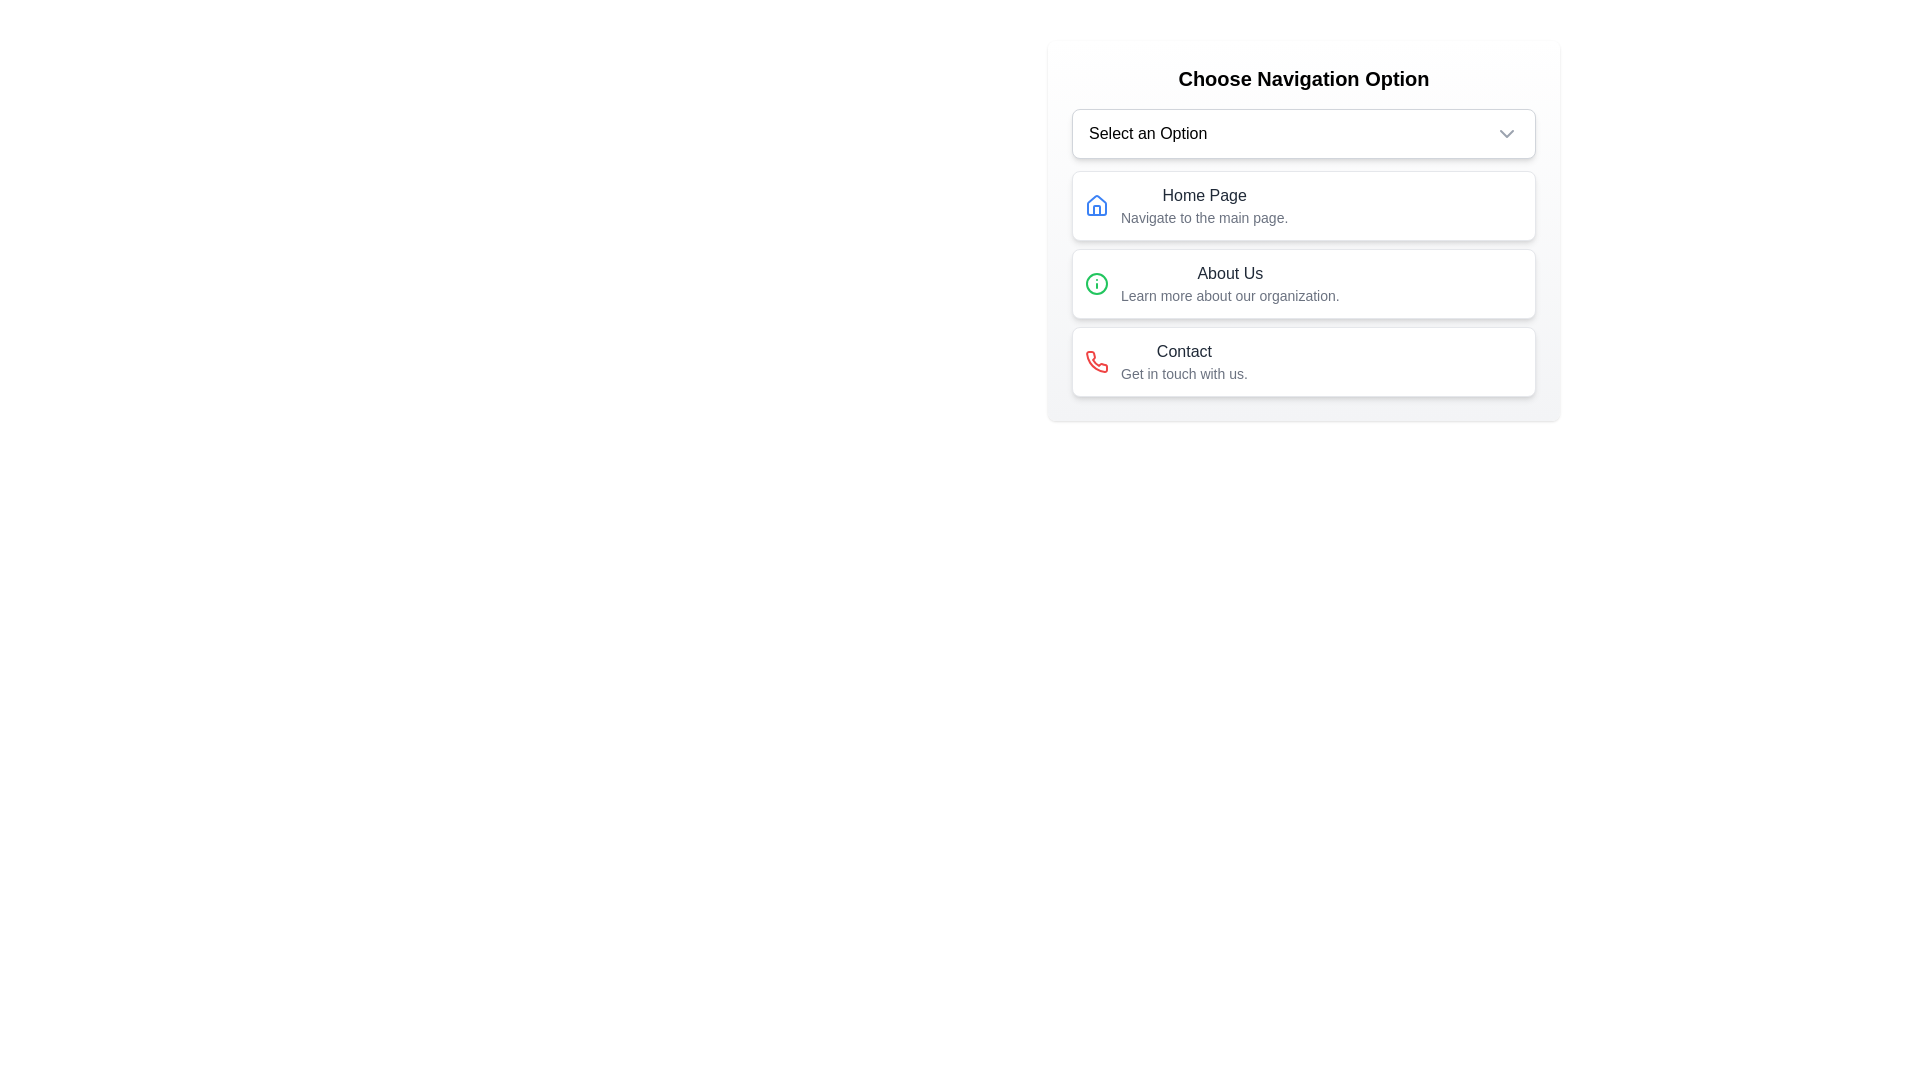 Image resolution: width=1920 pixels, height=1080 pixels. Describe the element at coordinates (1304, 284) in the screenshot. I see `the second navigation button under 'Choose Navigation Option'` at that location.